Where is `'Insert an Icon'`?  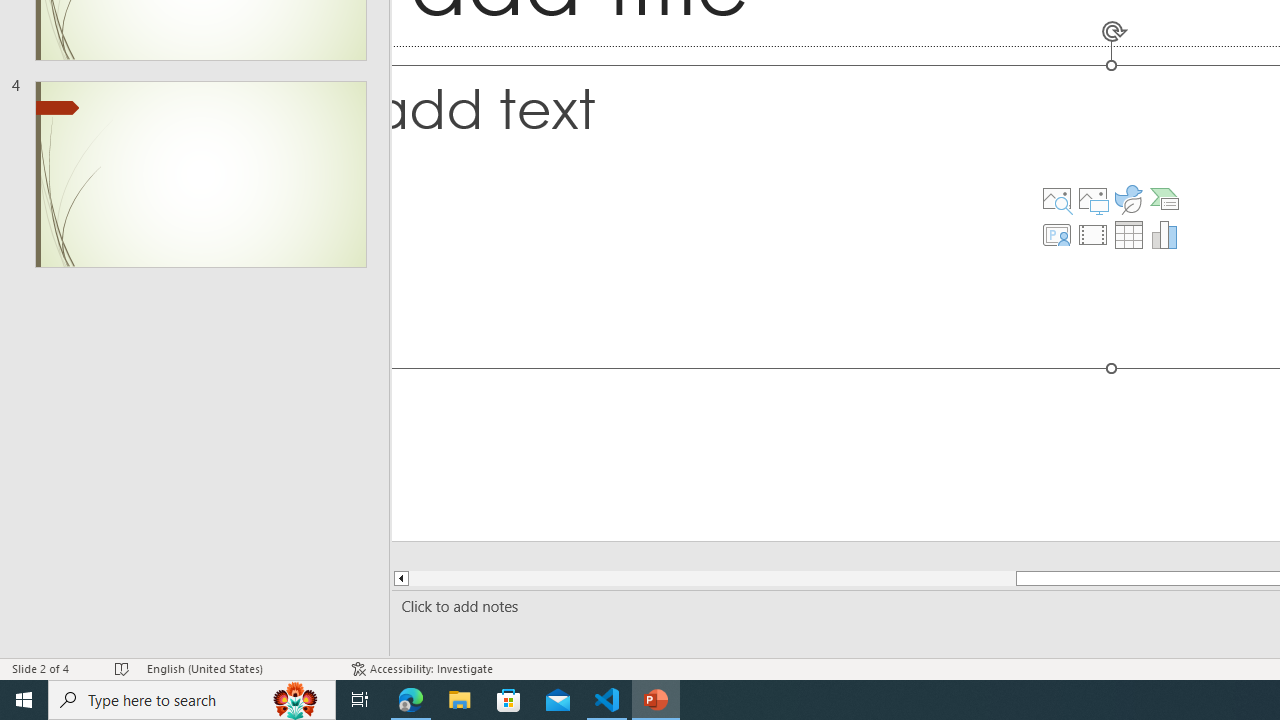
'Insert an Icon' is located at coordinates (1129, 199).